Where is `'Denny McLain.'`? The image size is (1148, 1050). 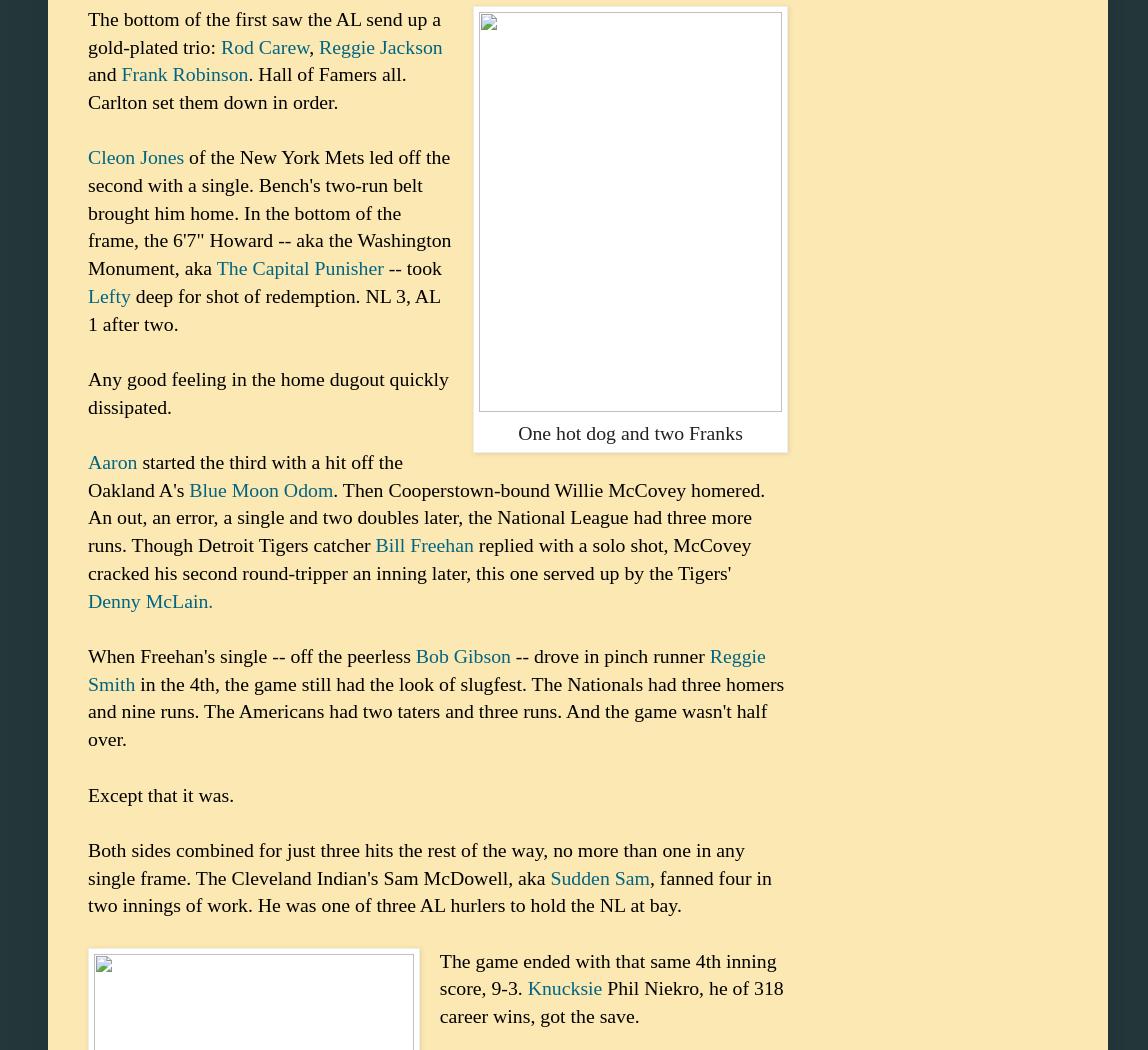
'Denny McLain.' is located at coordinates (150, 598).